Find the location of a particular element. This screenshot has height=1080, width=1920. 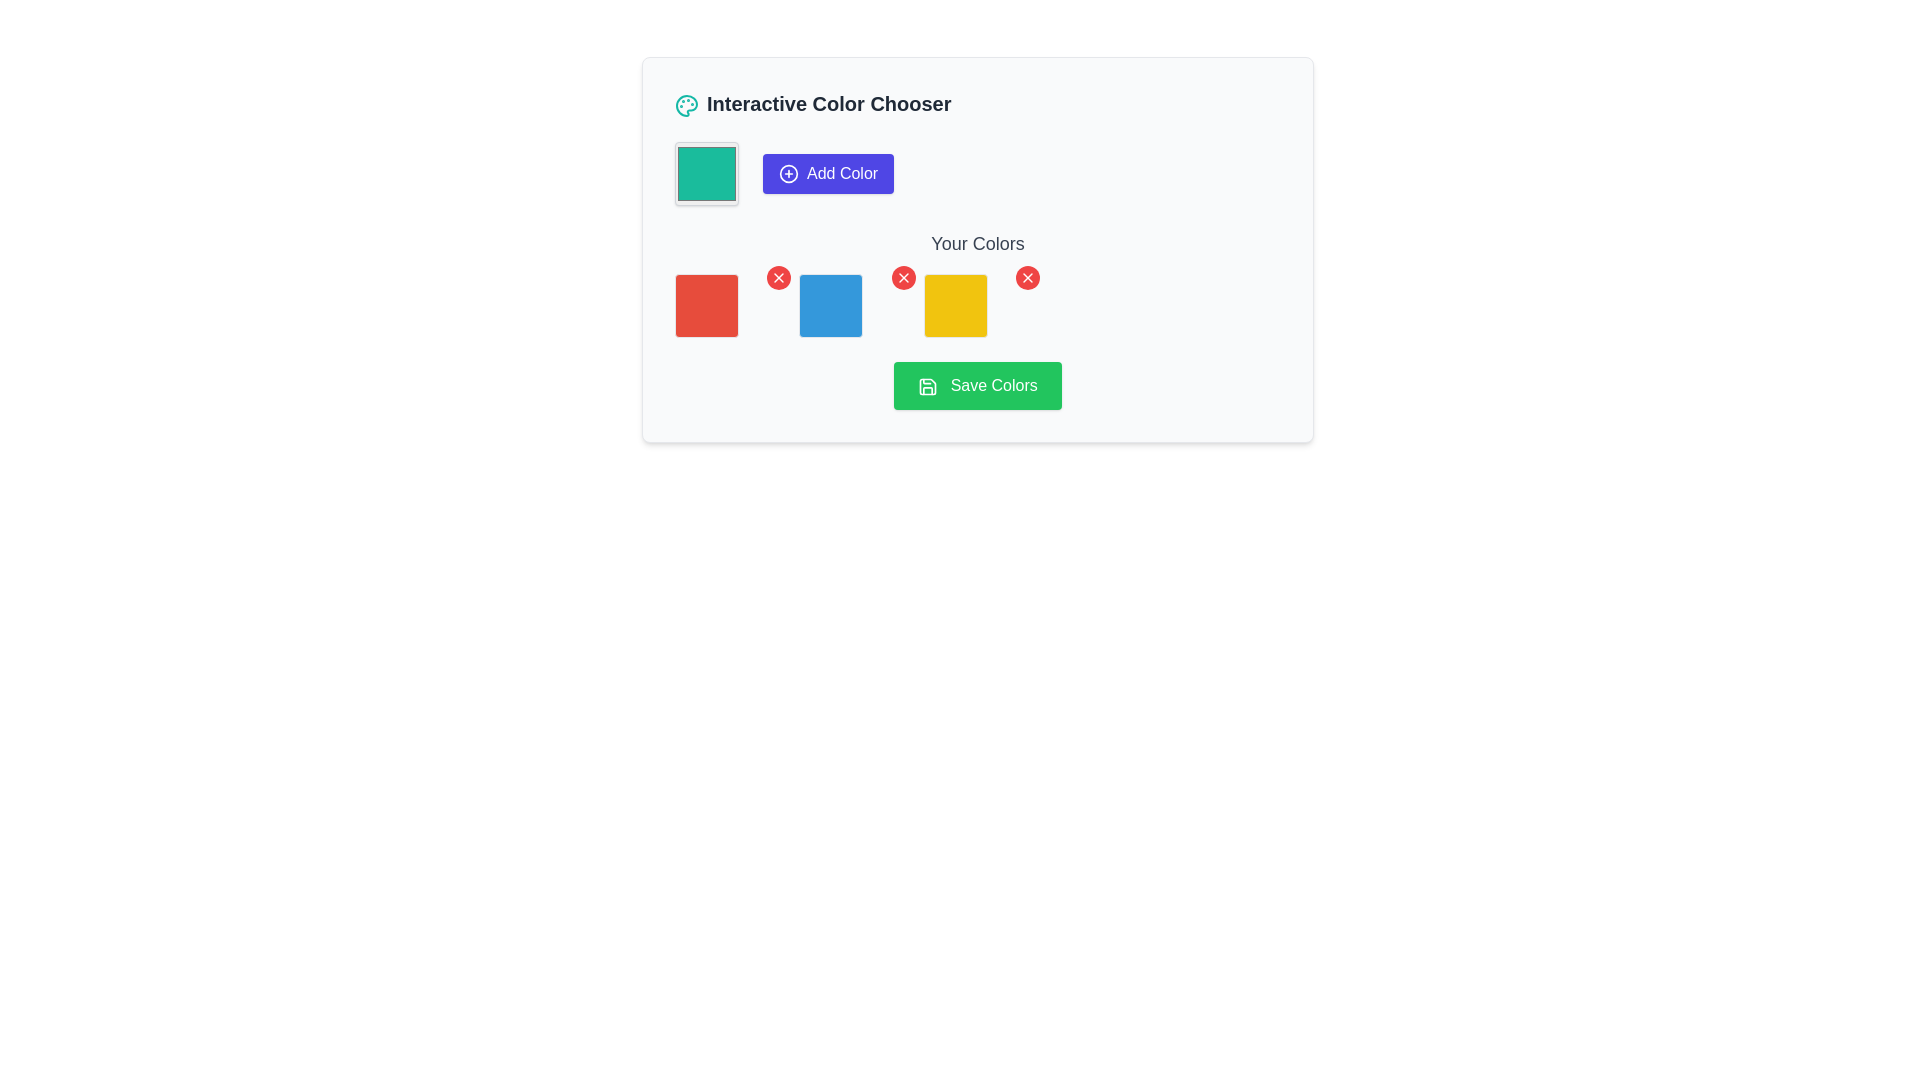

the 'X' icon within the red circular button is located at coordinates (902, 277).